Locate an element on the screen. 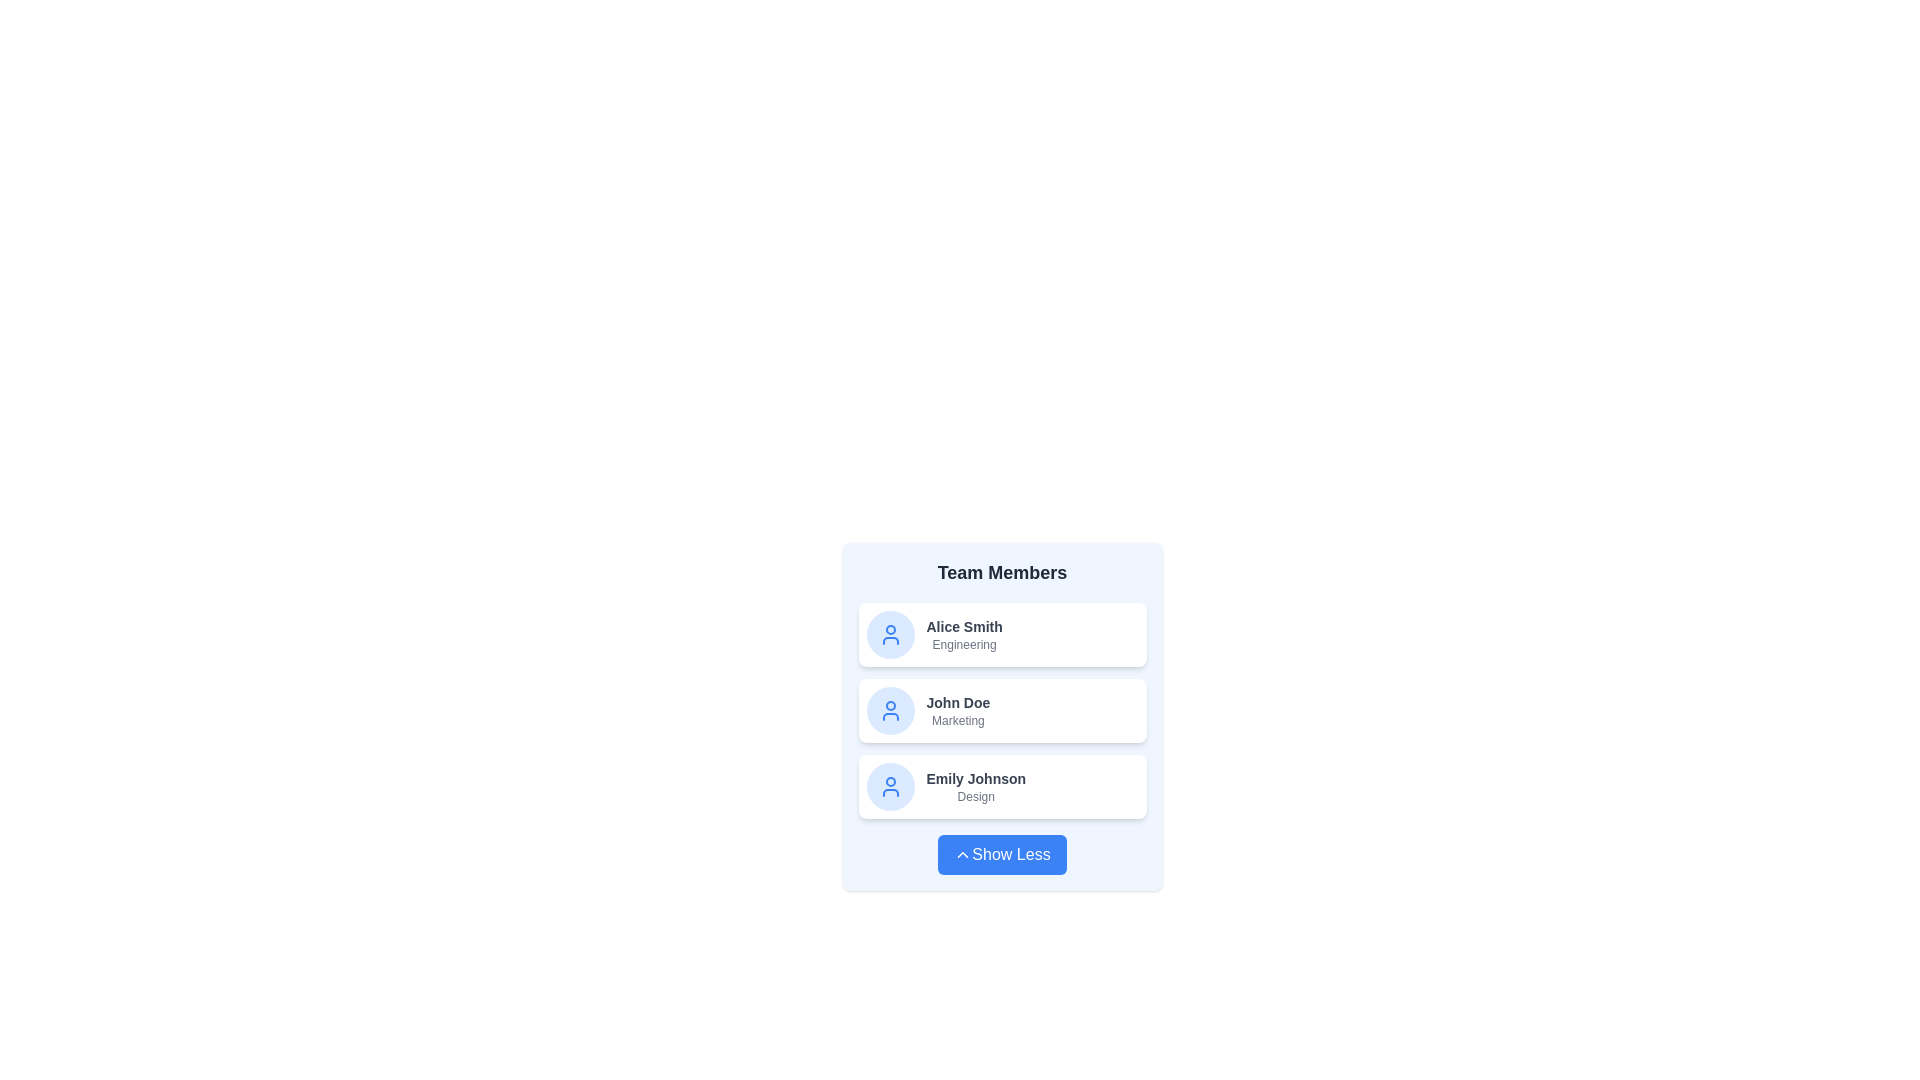 The width and height of the screenshot is (1920, 1080). the third blue circular profile icon depicting a user profile silhouette in the 'Team Members' section, aligned with 'Emily Johnson Design' is located at coordinates (889, 785).